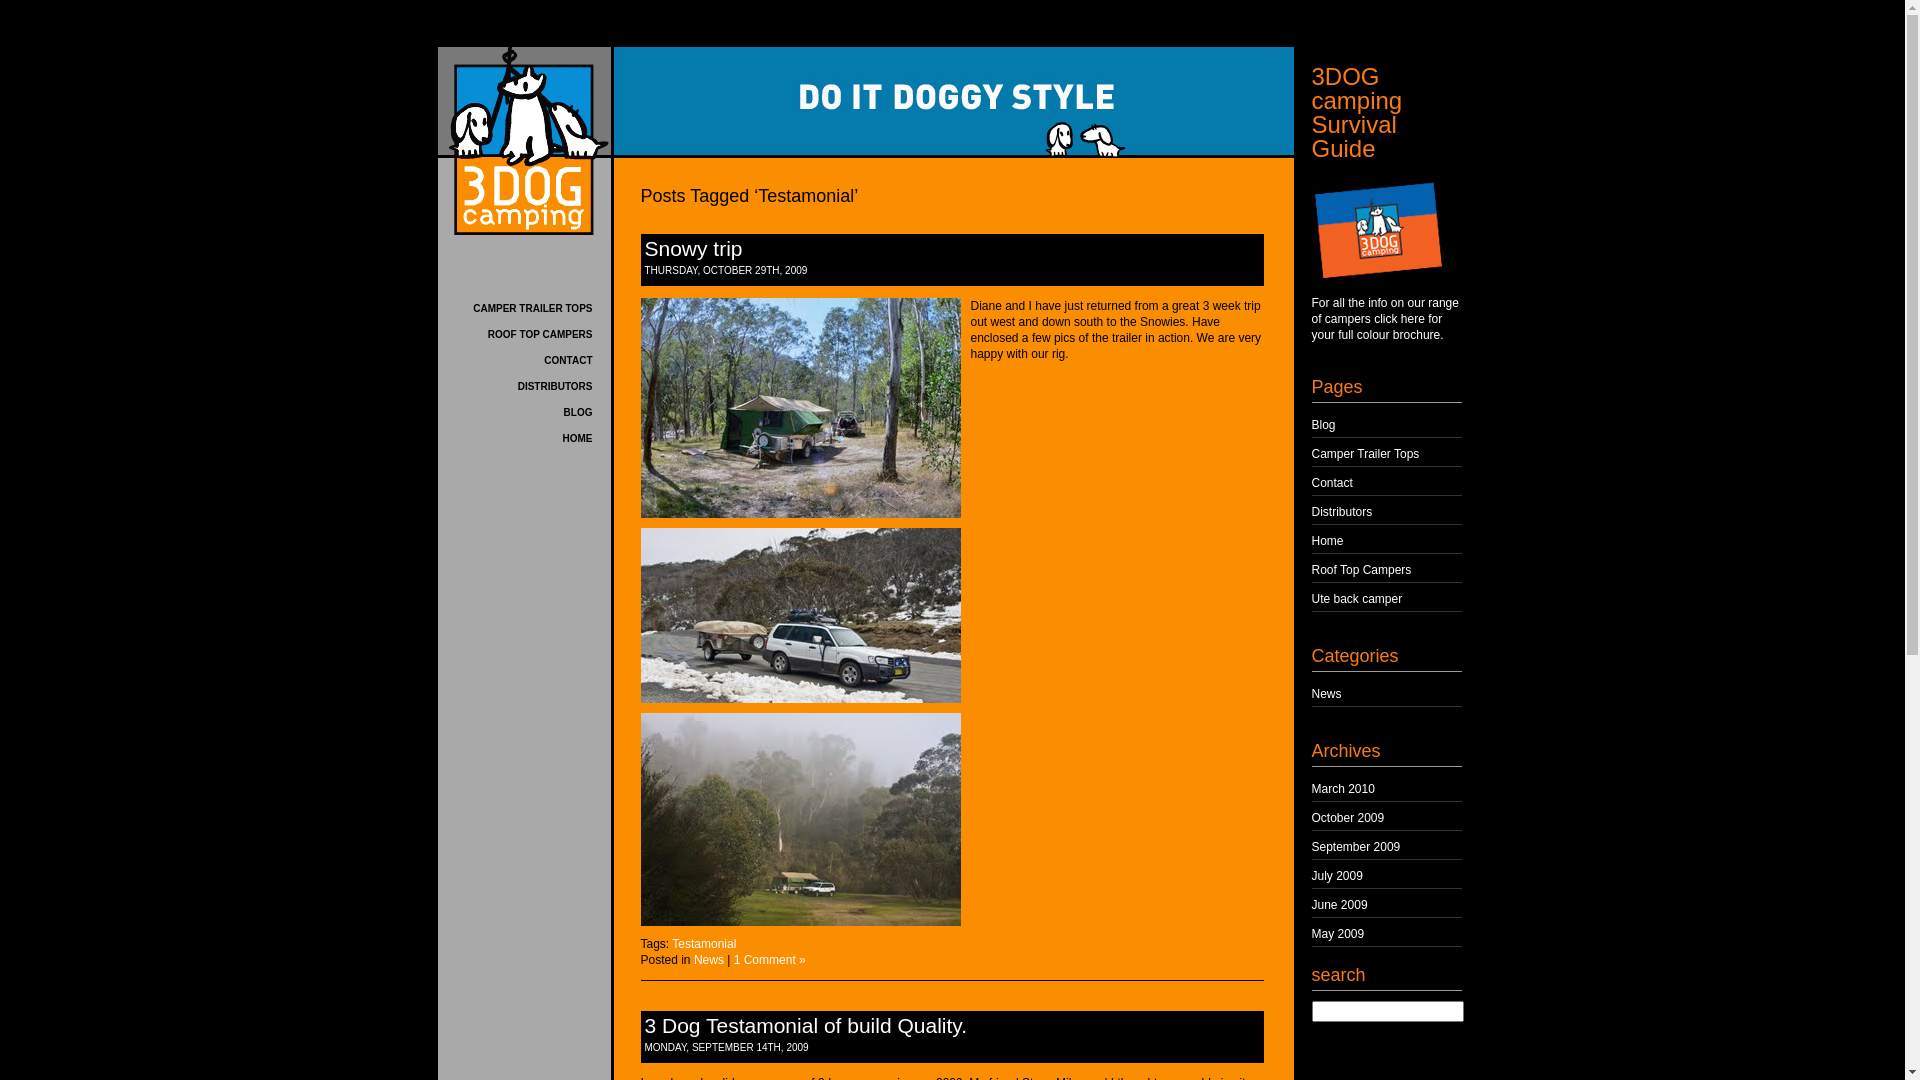 This screenshot has height=1080, width=1920. I want to click on 'News', so click(694, 959).